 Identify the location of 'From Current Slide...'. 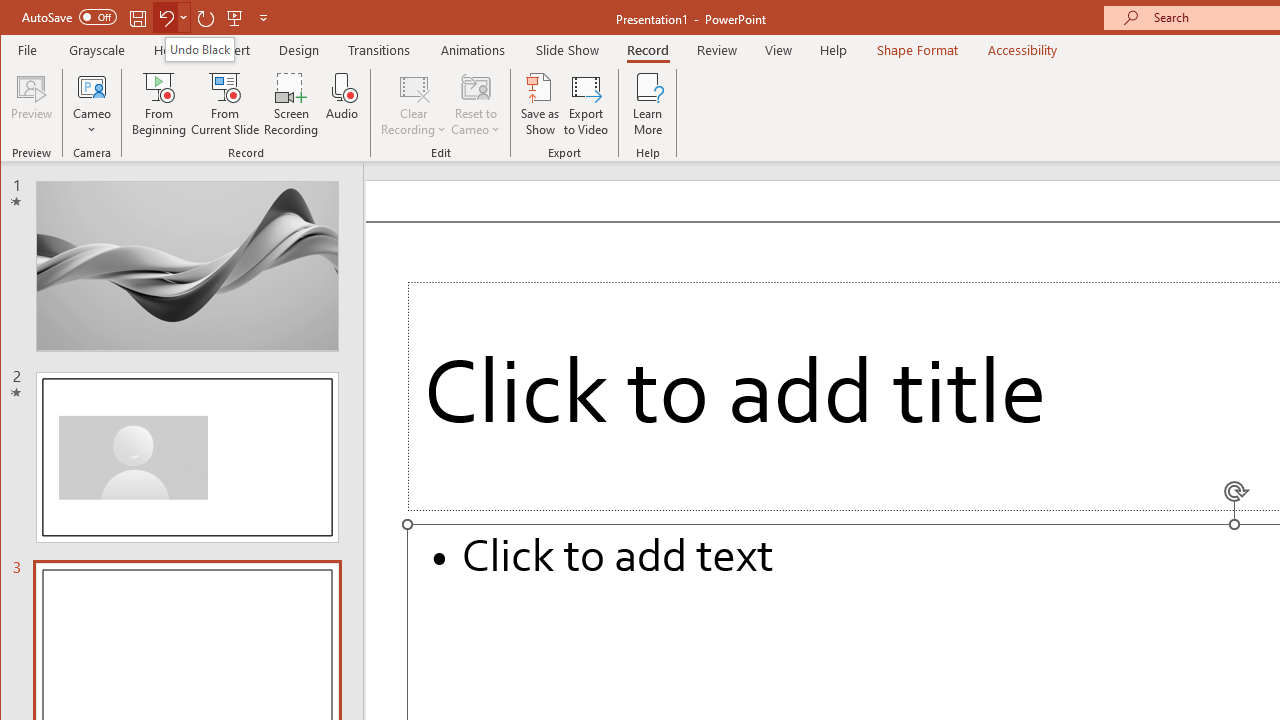
(225, 104).